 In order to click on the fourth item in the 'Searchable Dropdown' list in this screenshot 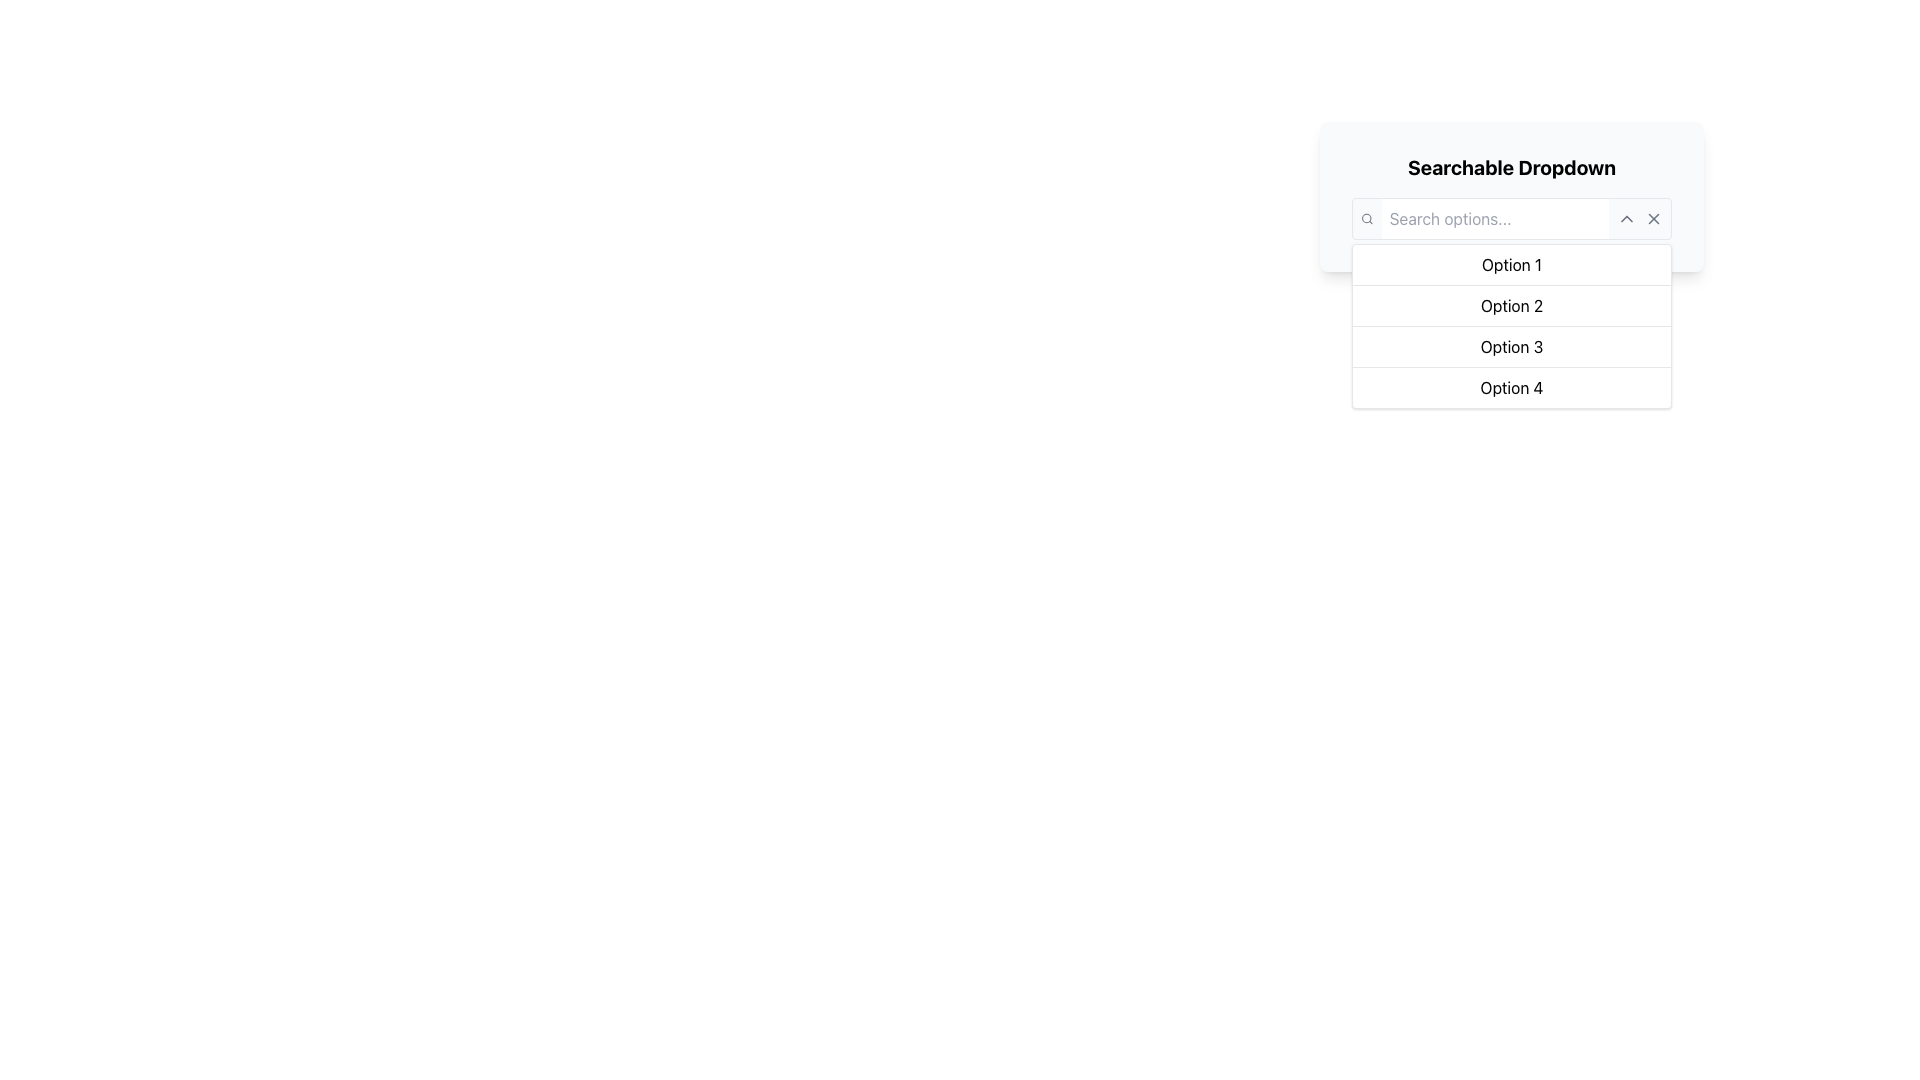, I will do `click(1512, 387)`.